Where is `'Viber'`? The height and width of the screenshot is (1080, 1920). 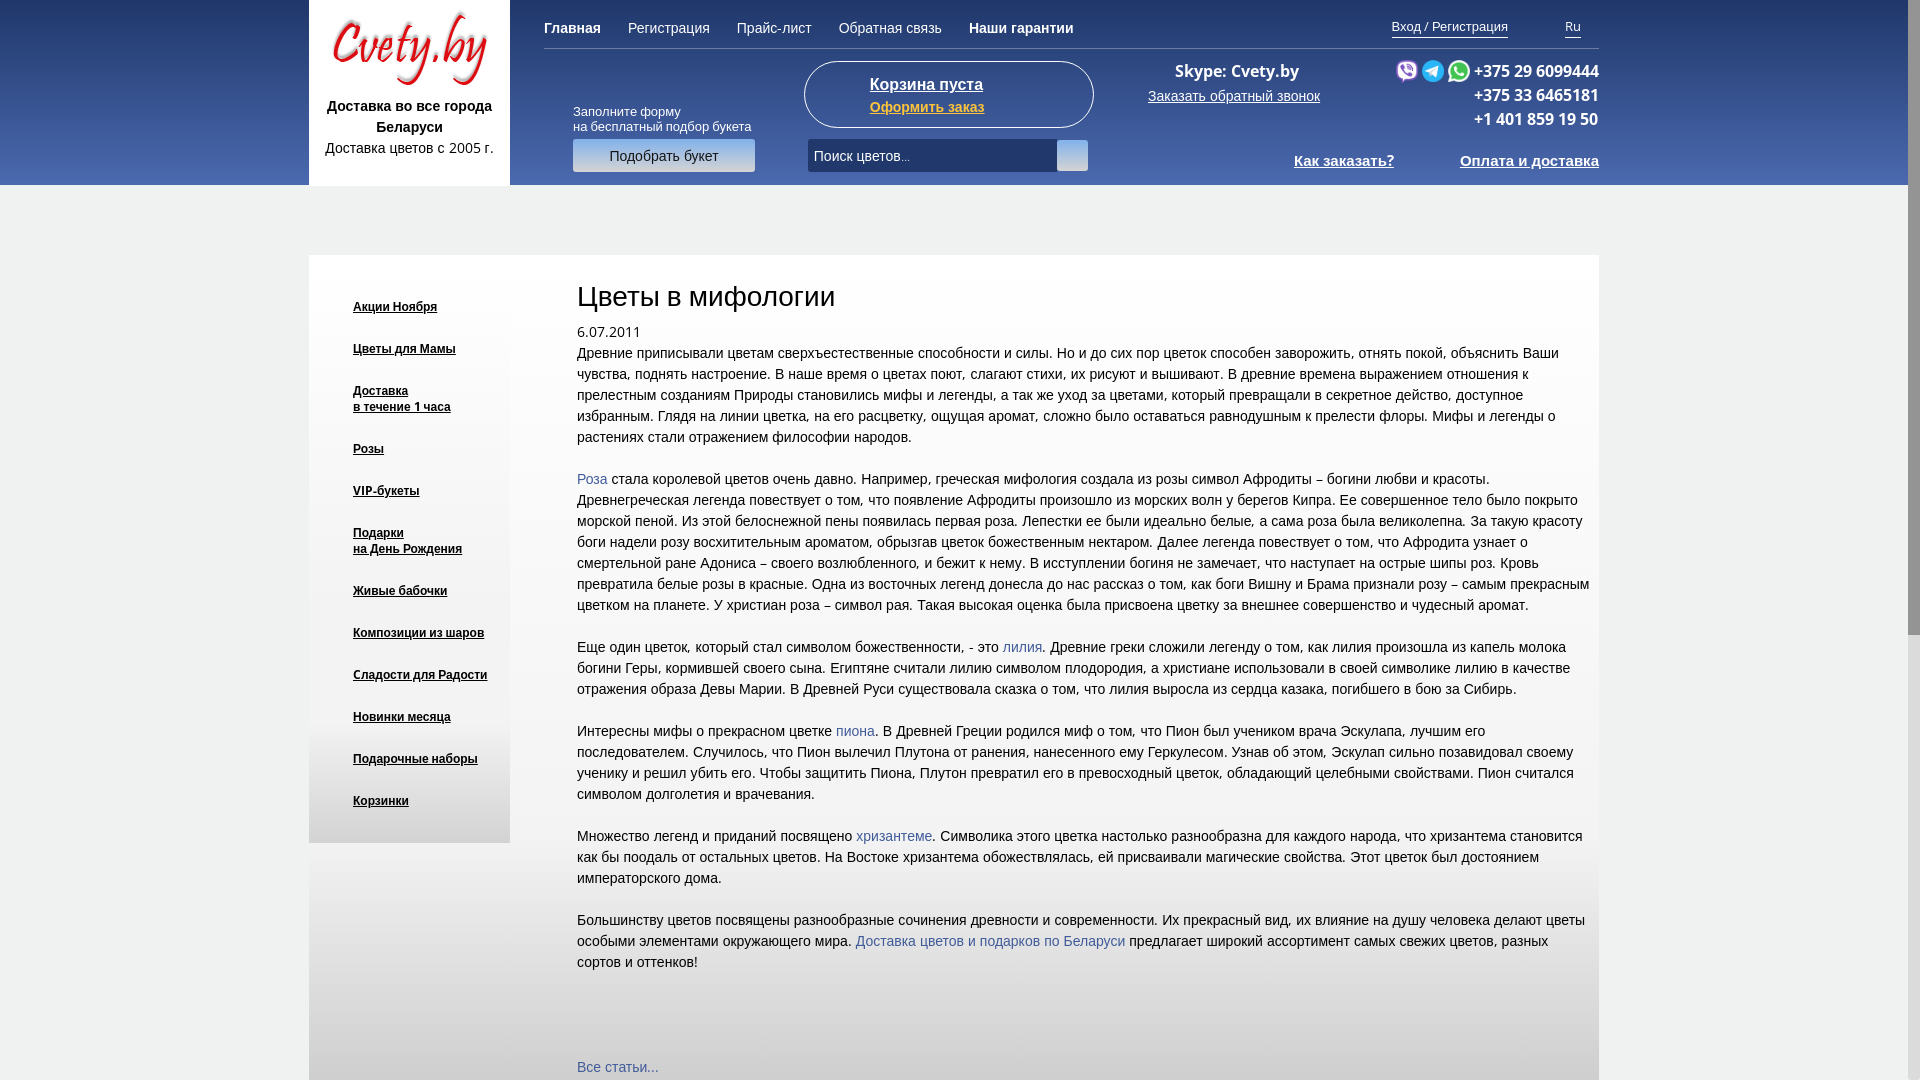 'Viber' is located at coordinates (1405, 69).